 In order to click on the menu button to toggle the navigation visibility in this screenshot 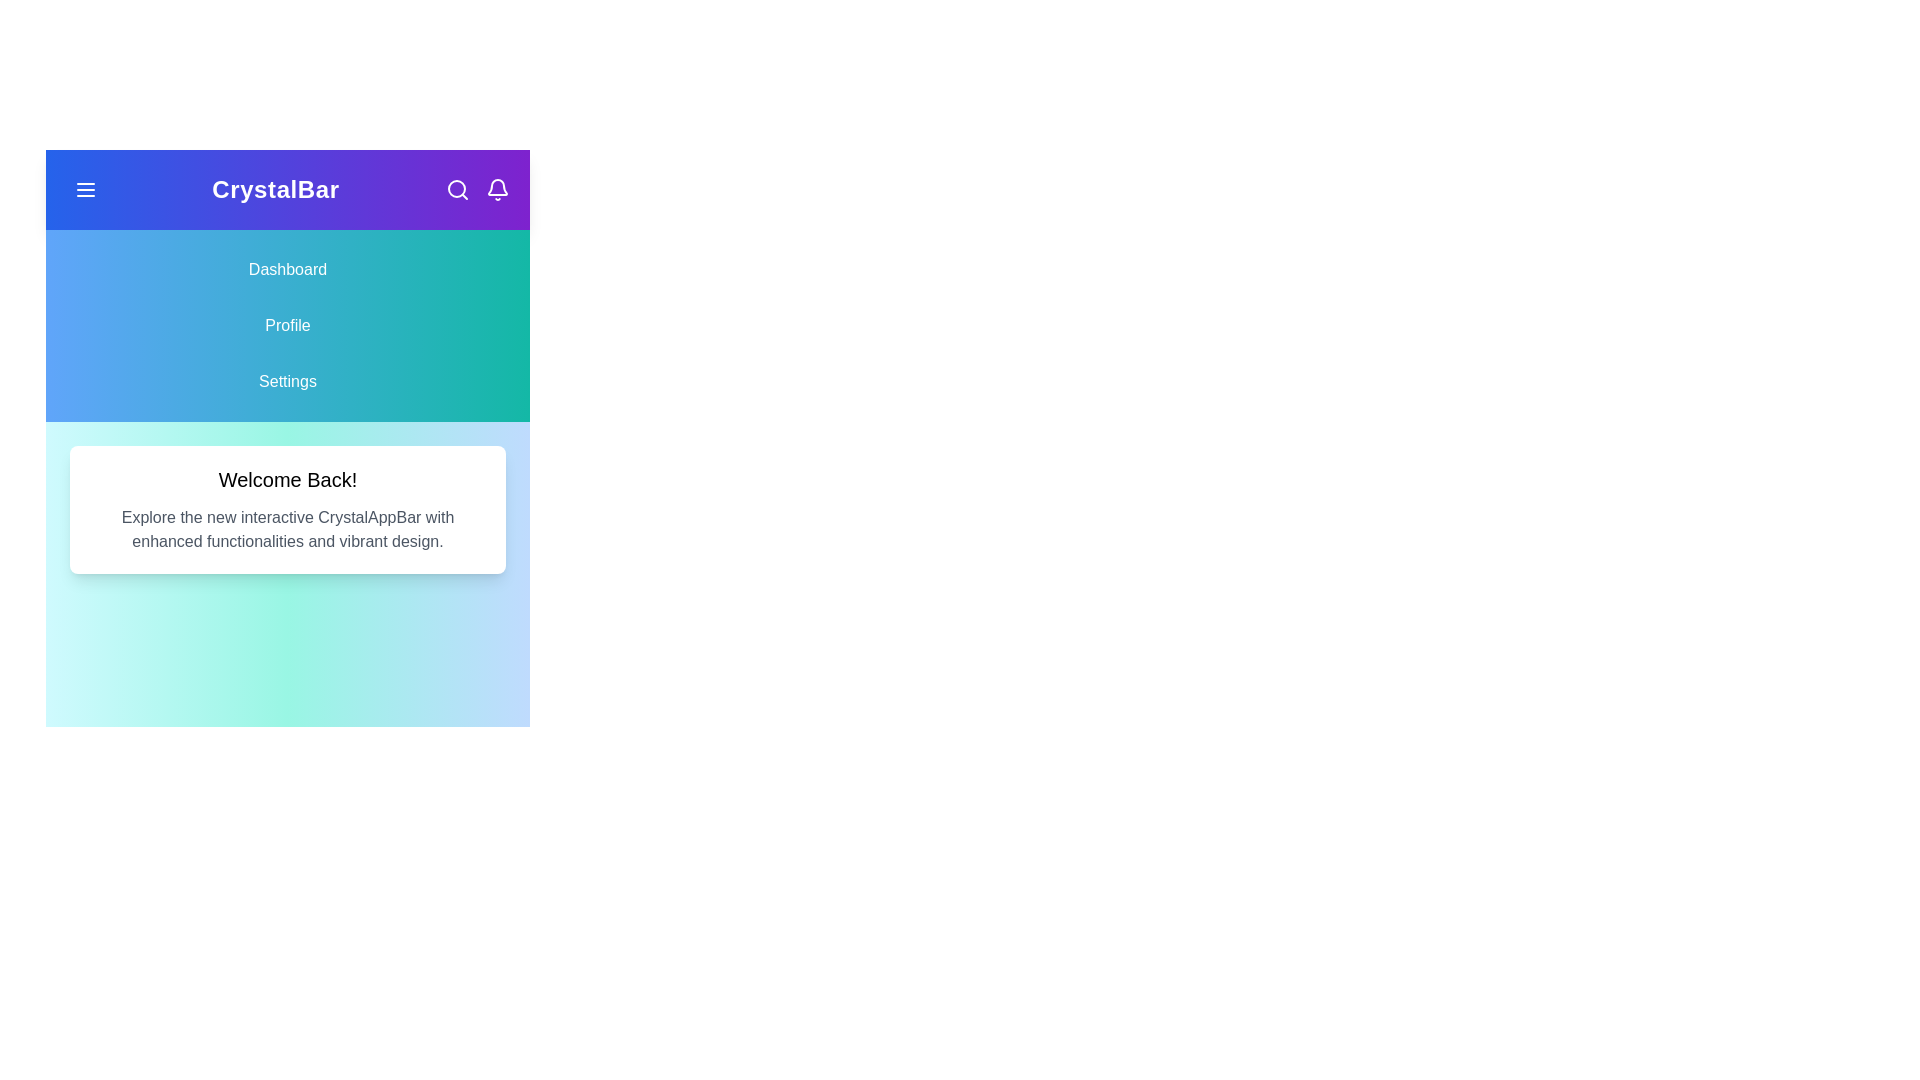, I will do `click(85, 189)`.